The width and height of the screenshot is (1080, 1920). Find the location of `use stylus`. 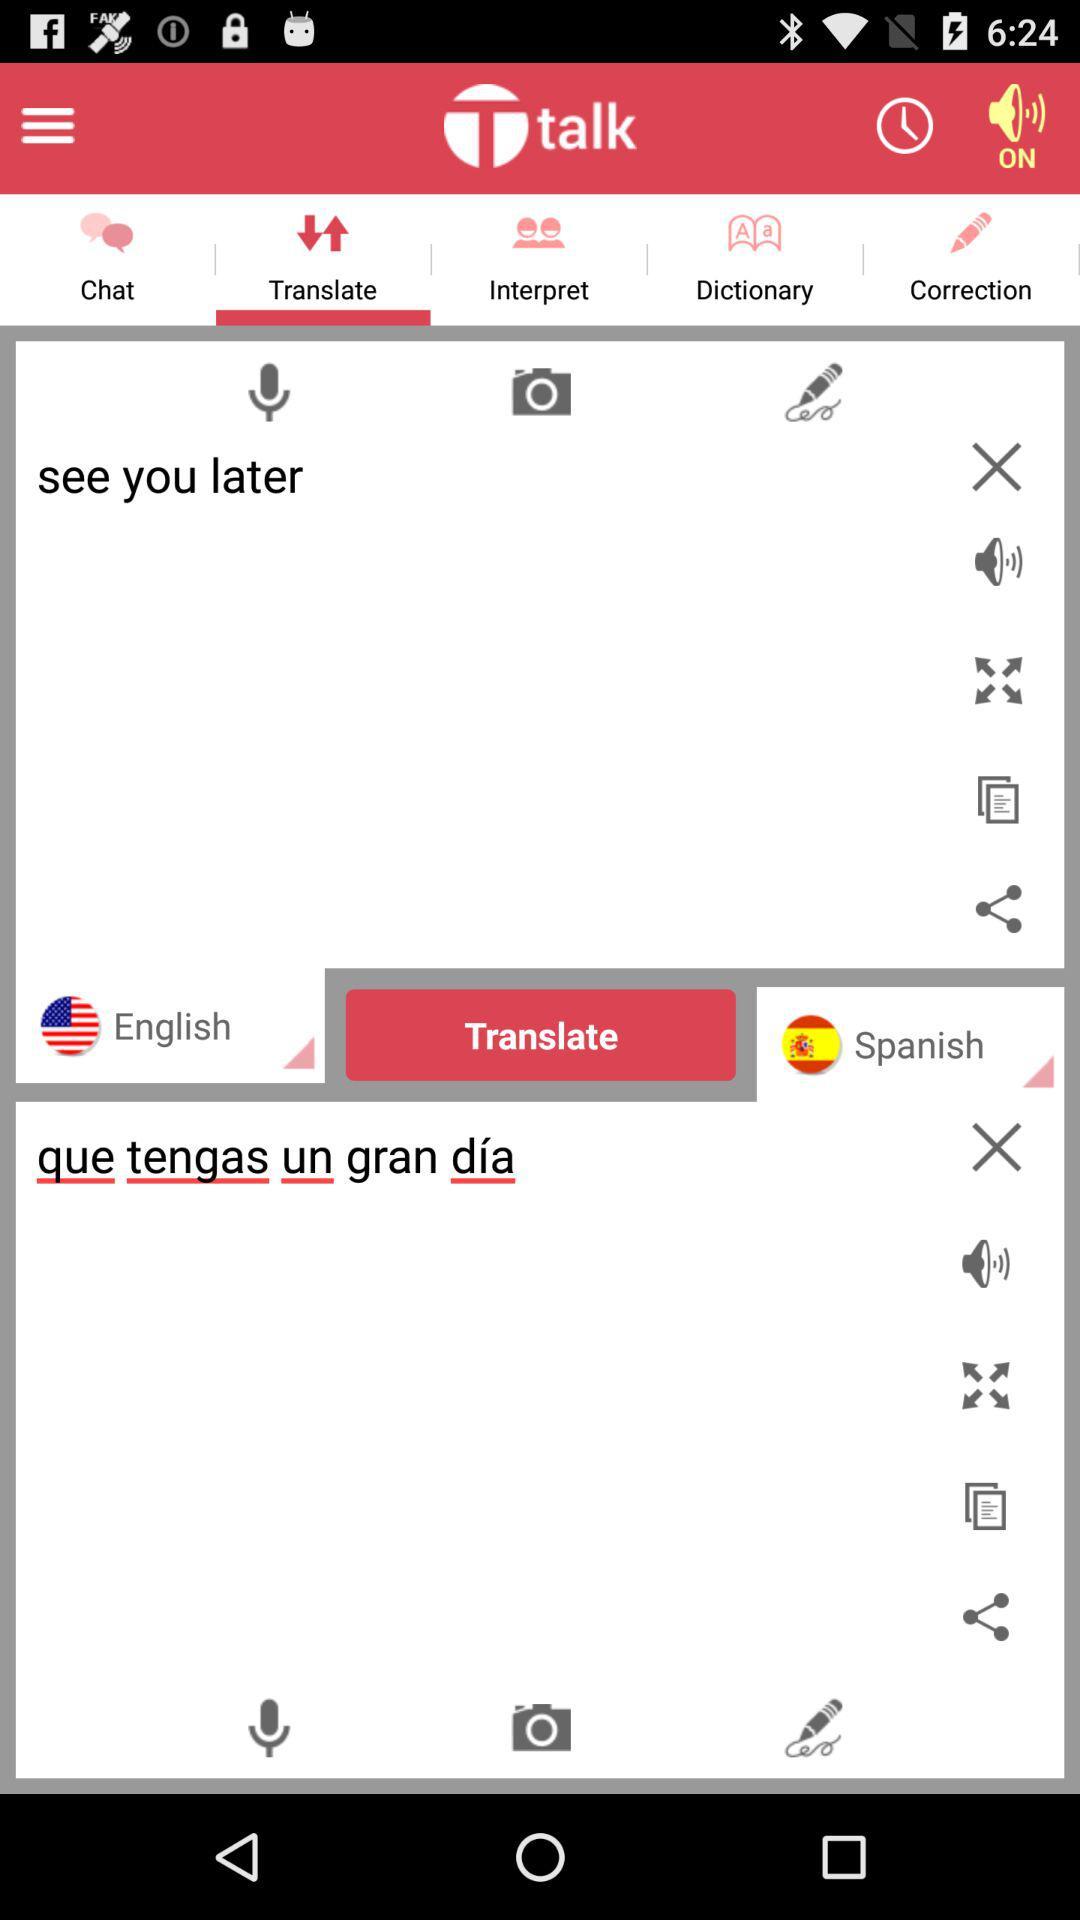

use stylus is located at coordinates (813, 1726).